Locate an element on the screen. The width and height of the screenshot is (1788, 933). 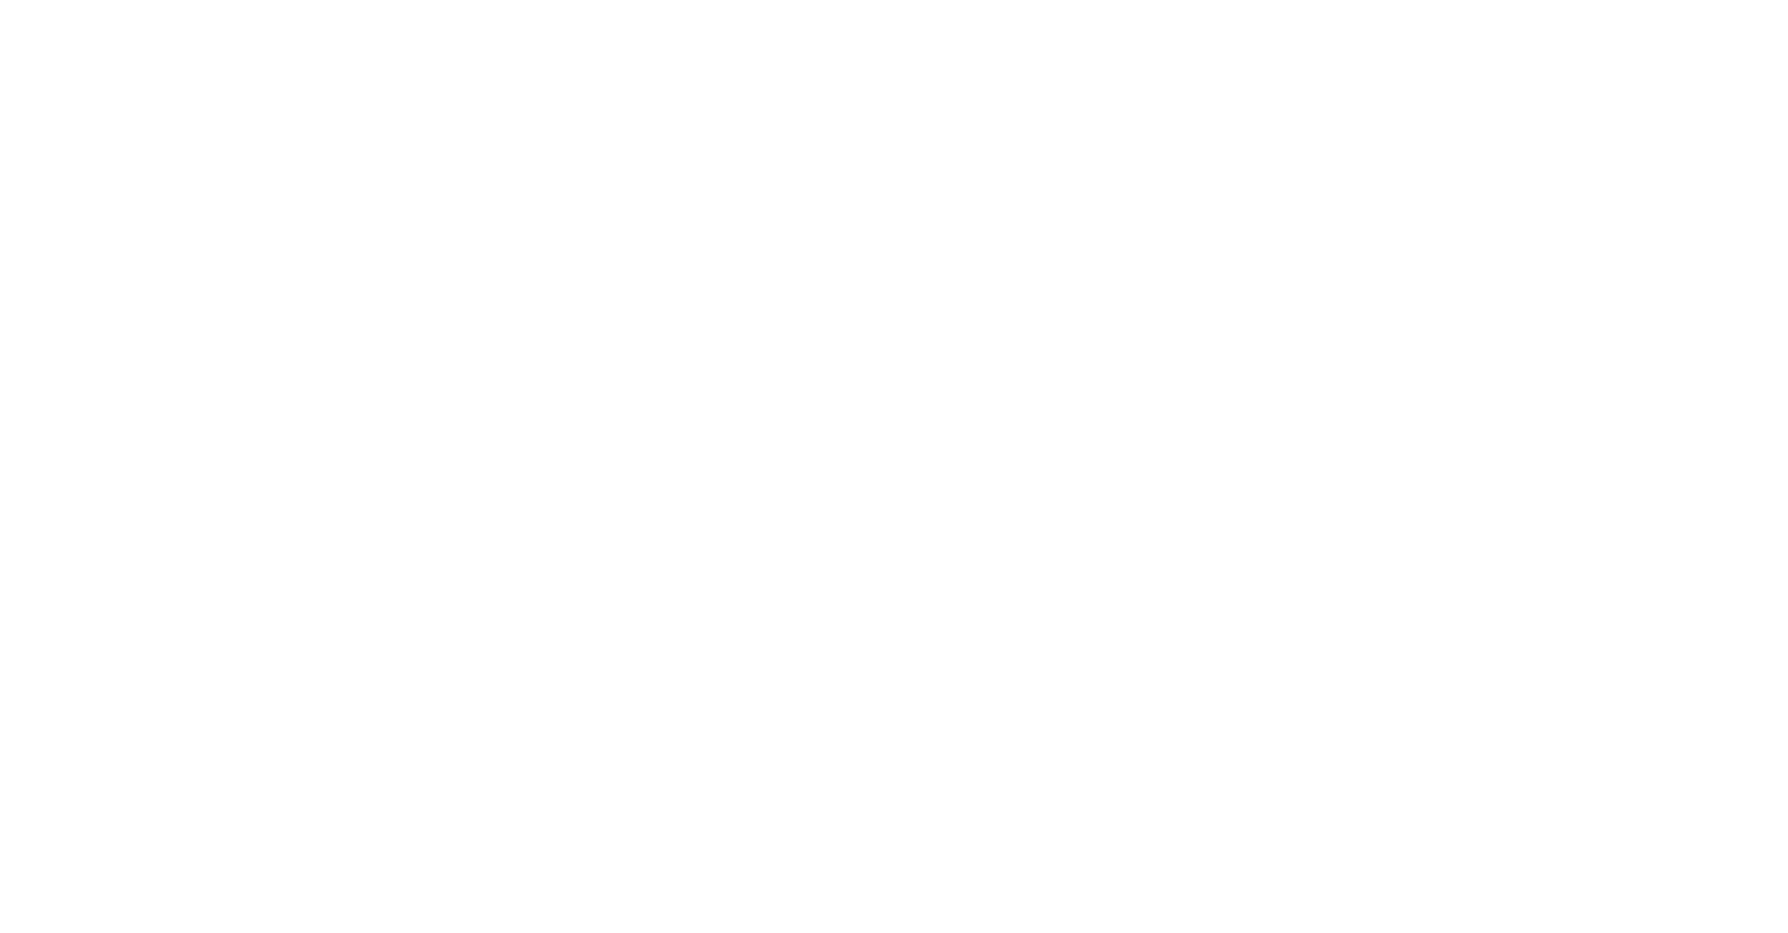
'Inhalt' is located at coordinates (892, 805).